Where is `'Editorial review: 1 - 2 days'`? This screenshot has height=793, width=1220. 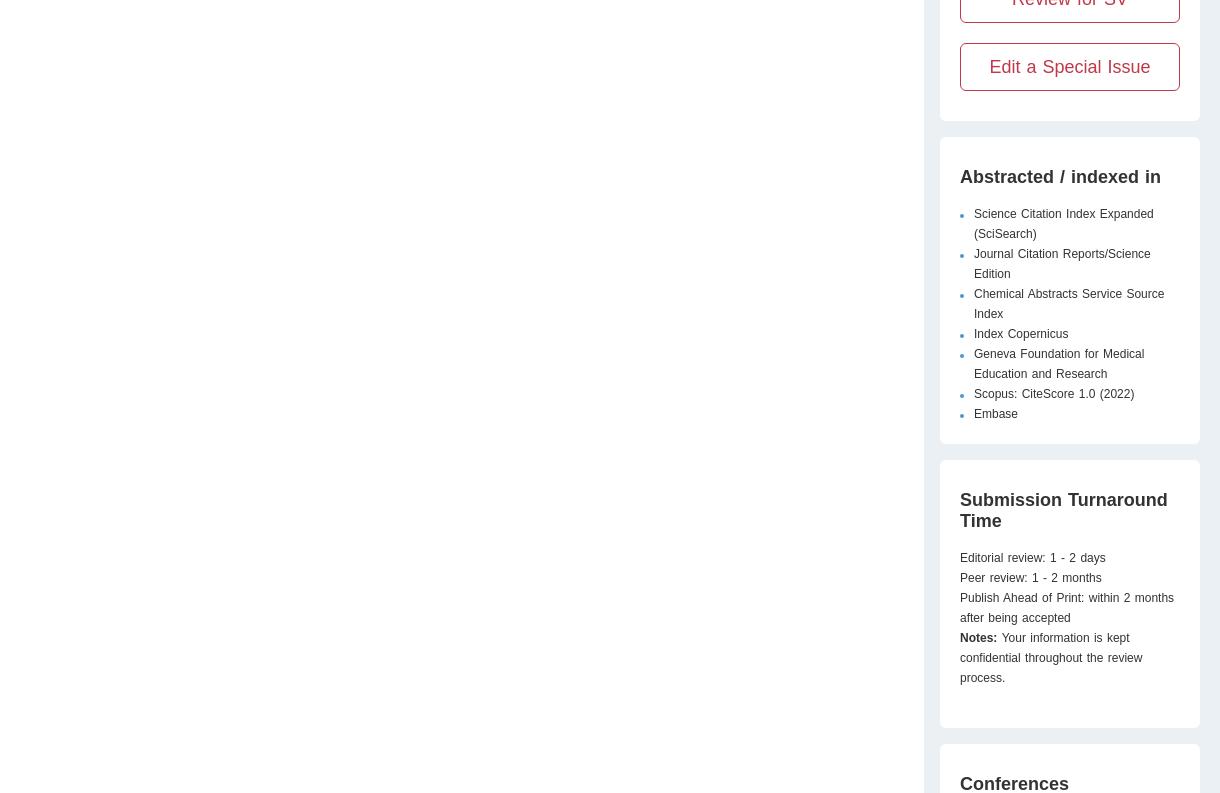
'Editorial review: 1 - 2 days' is located at coordinates (1032, 557).